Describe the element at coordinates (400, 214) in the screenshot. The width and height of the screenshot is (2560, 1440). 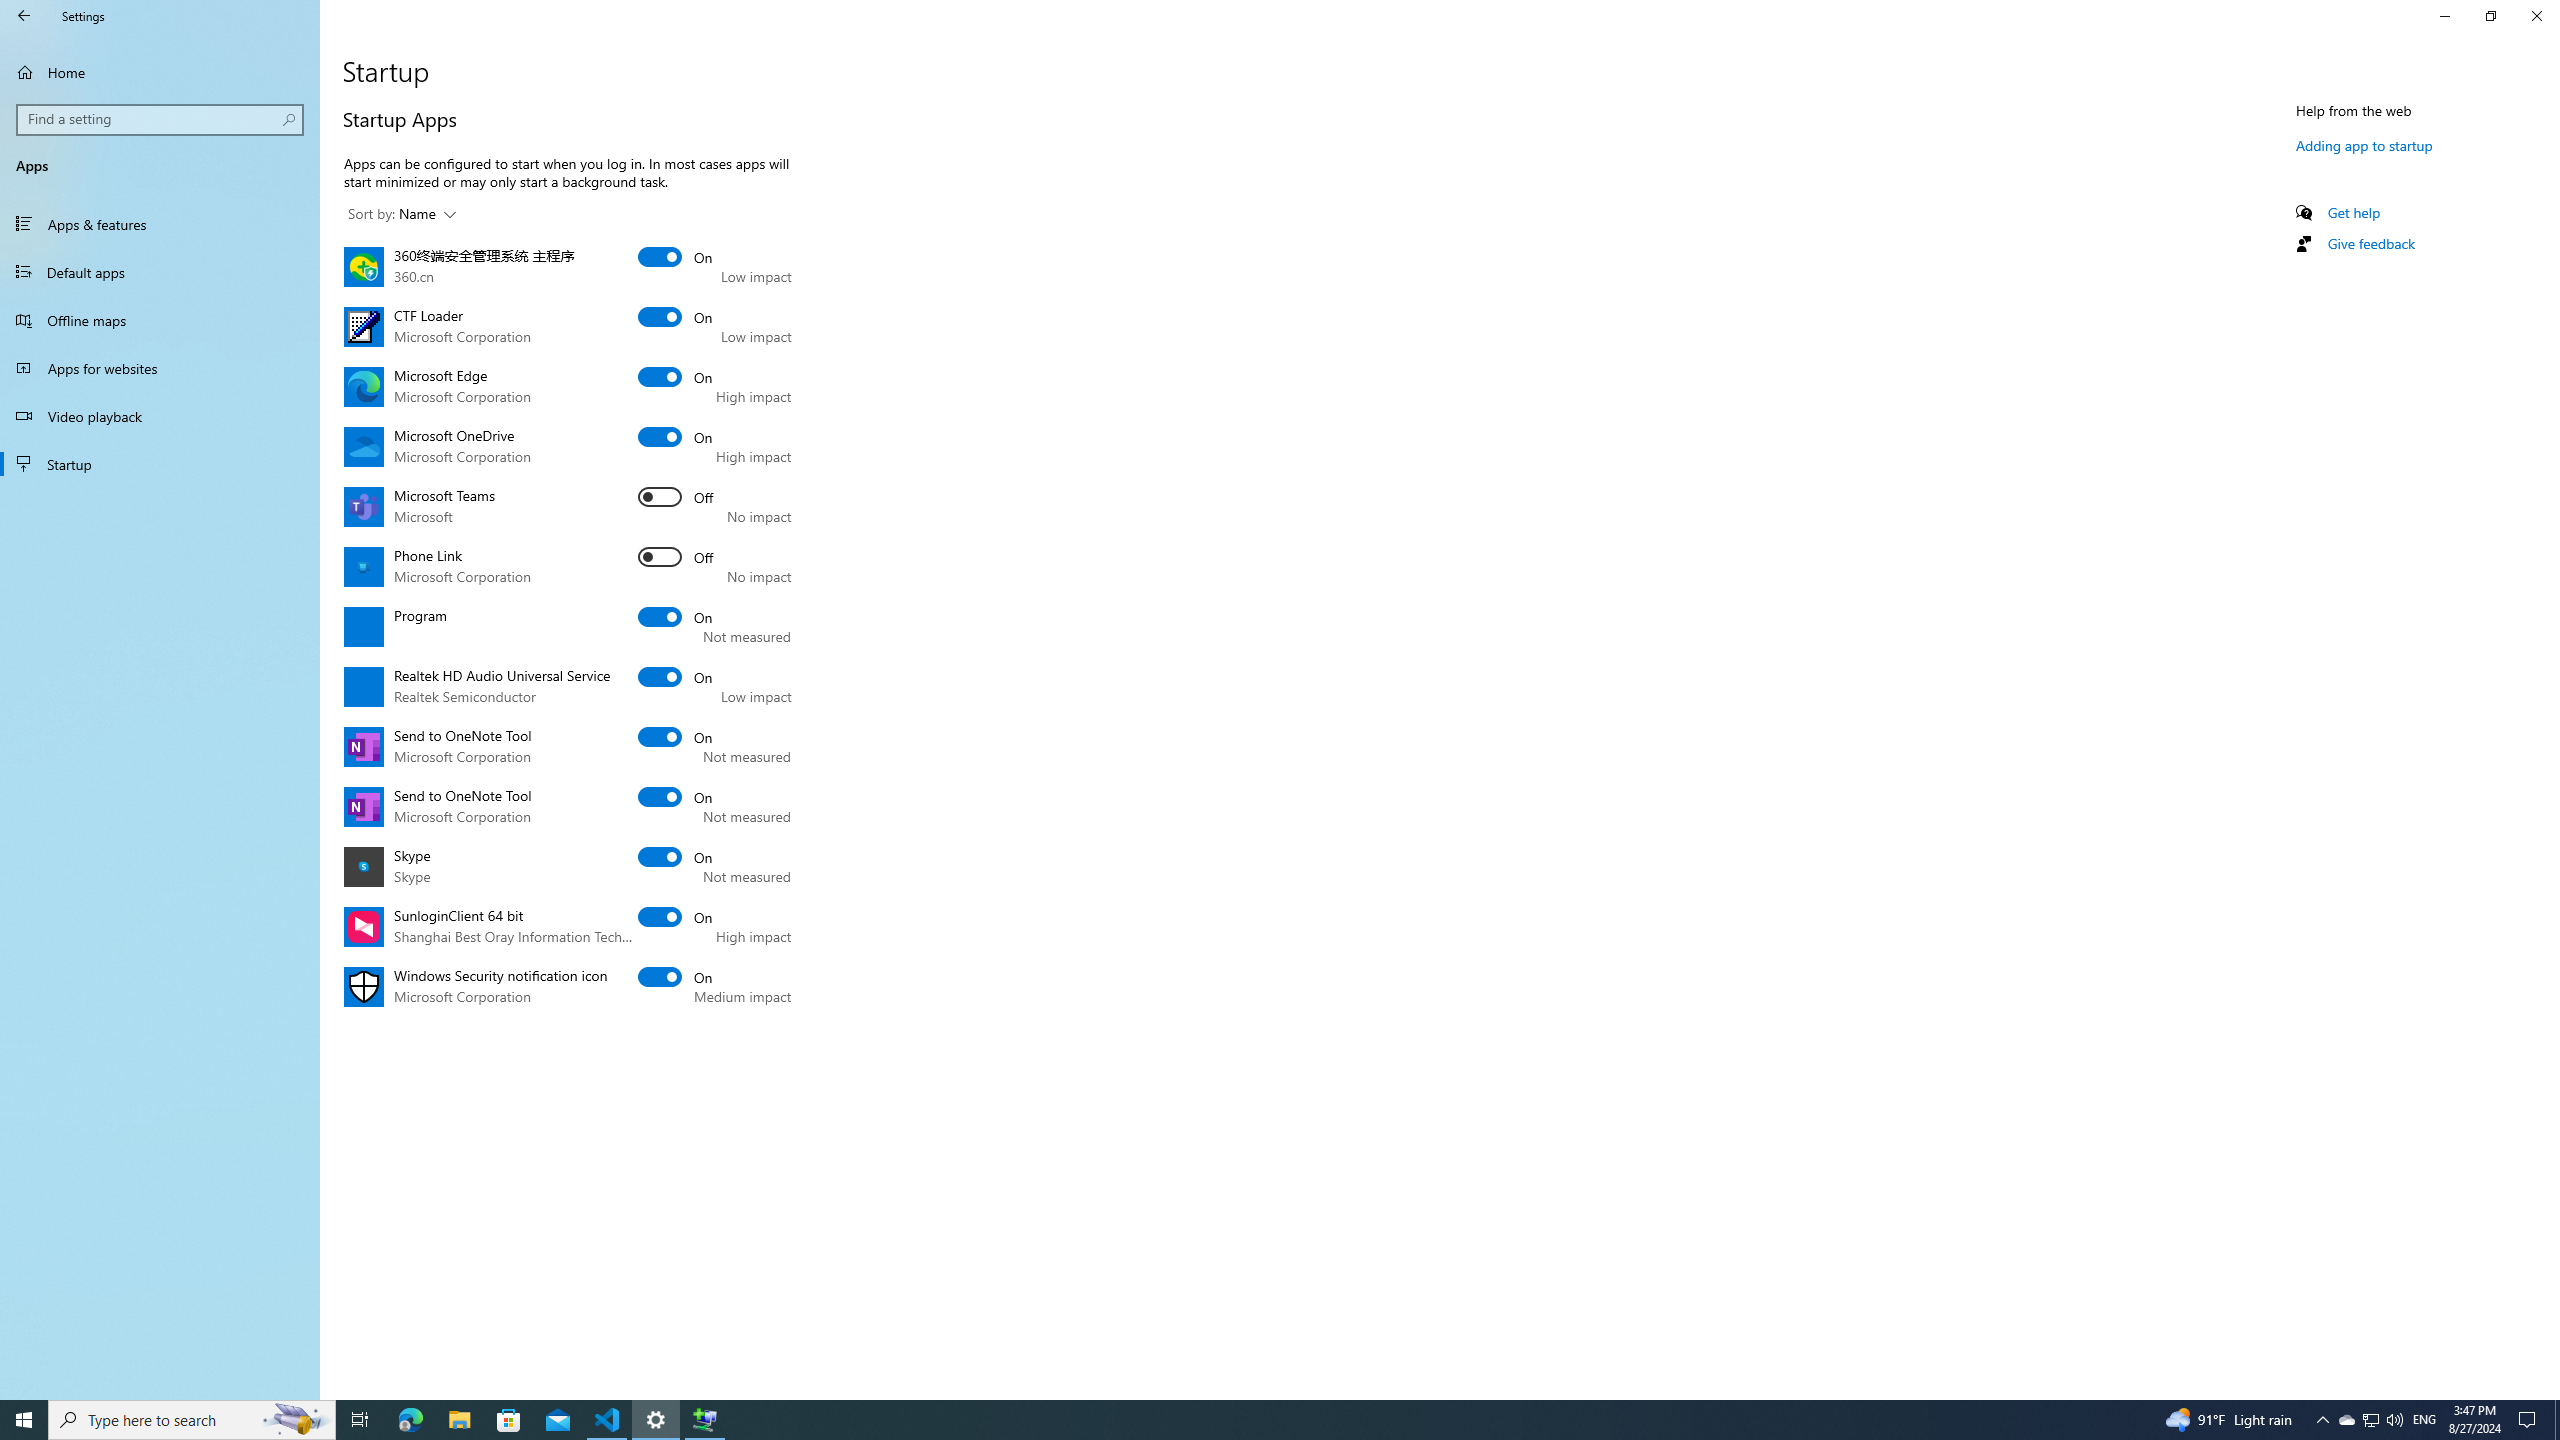
I see `'Sort by: Name'` at that location.